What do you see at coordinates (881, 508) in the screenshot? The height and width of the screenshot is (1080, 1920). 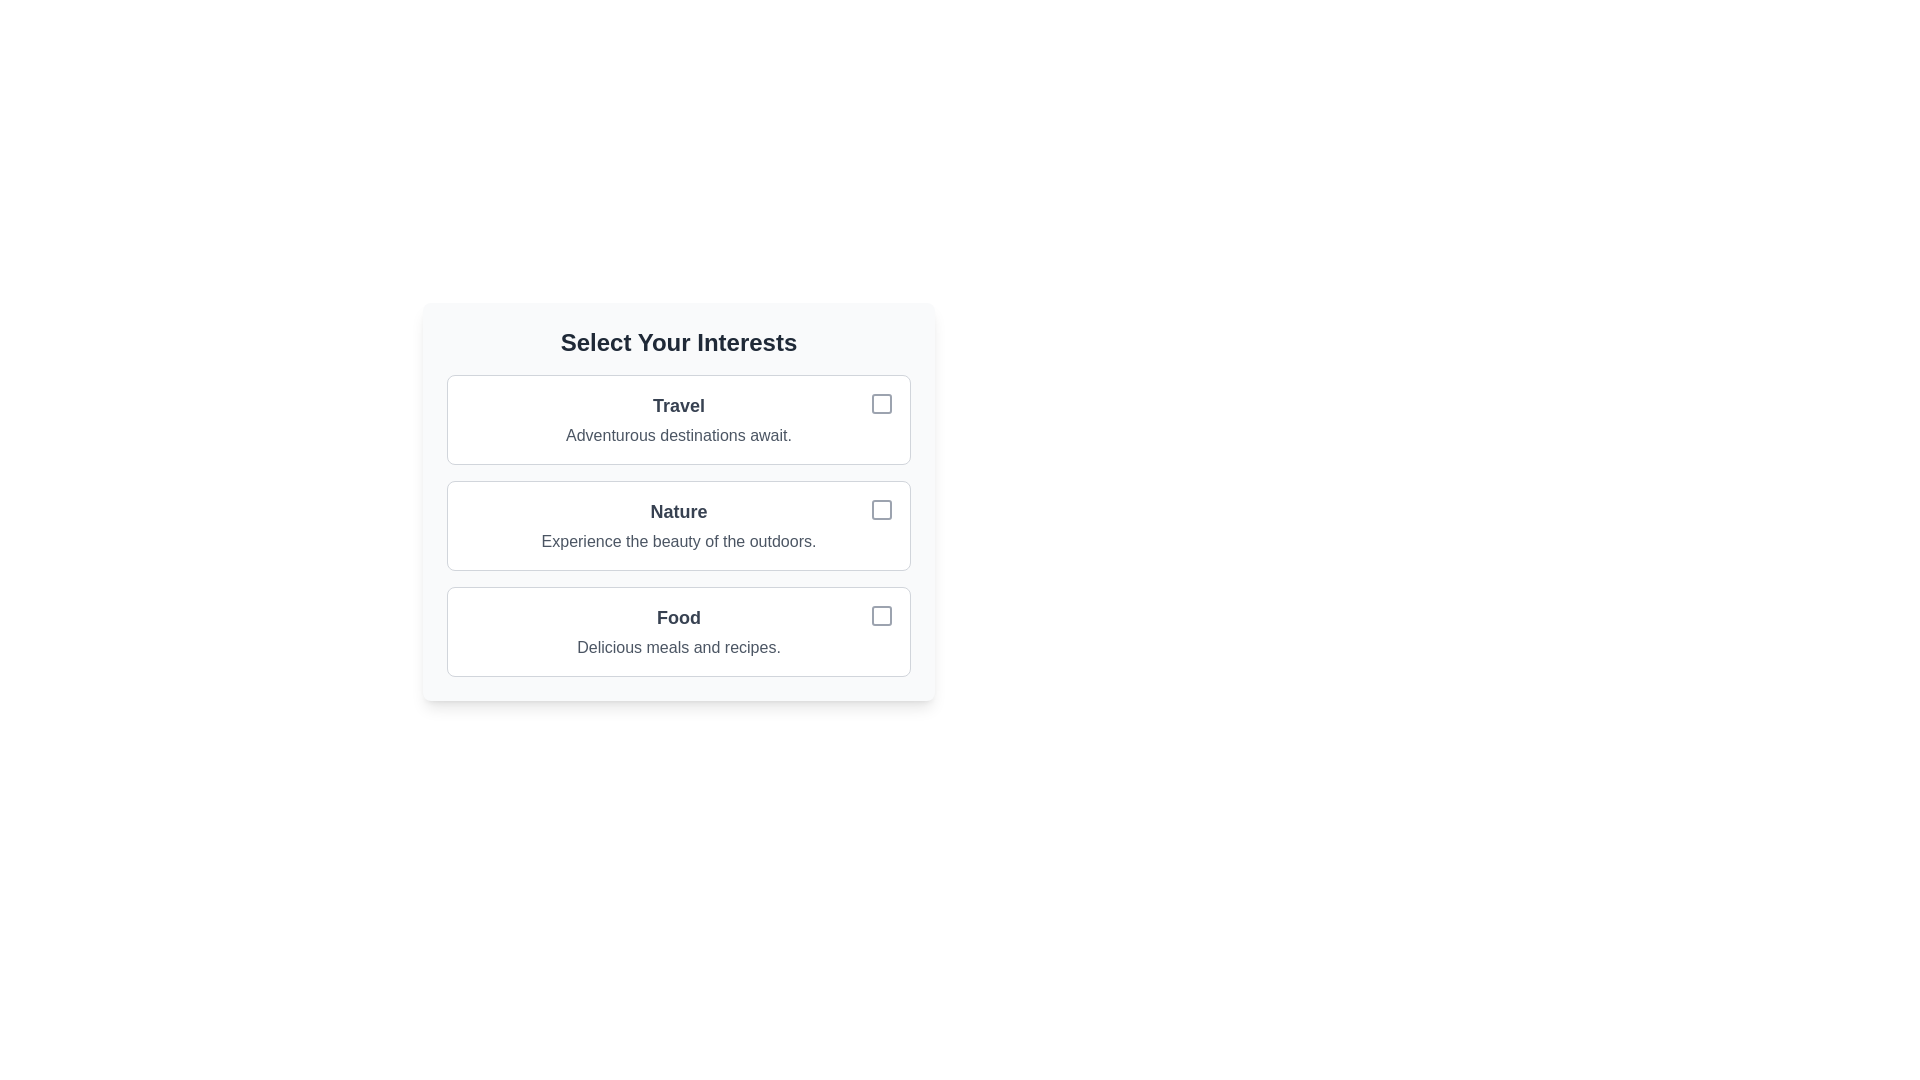 I see `the checkbox` at bounding box center [881, 508].